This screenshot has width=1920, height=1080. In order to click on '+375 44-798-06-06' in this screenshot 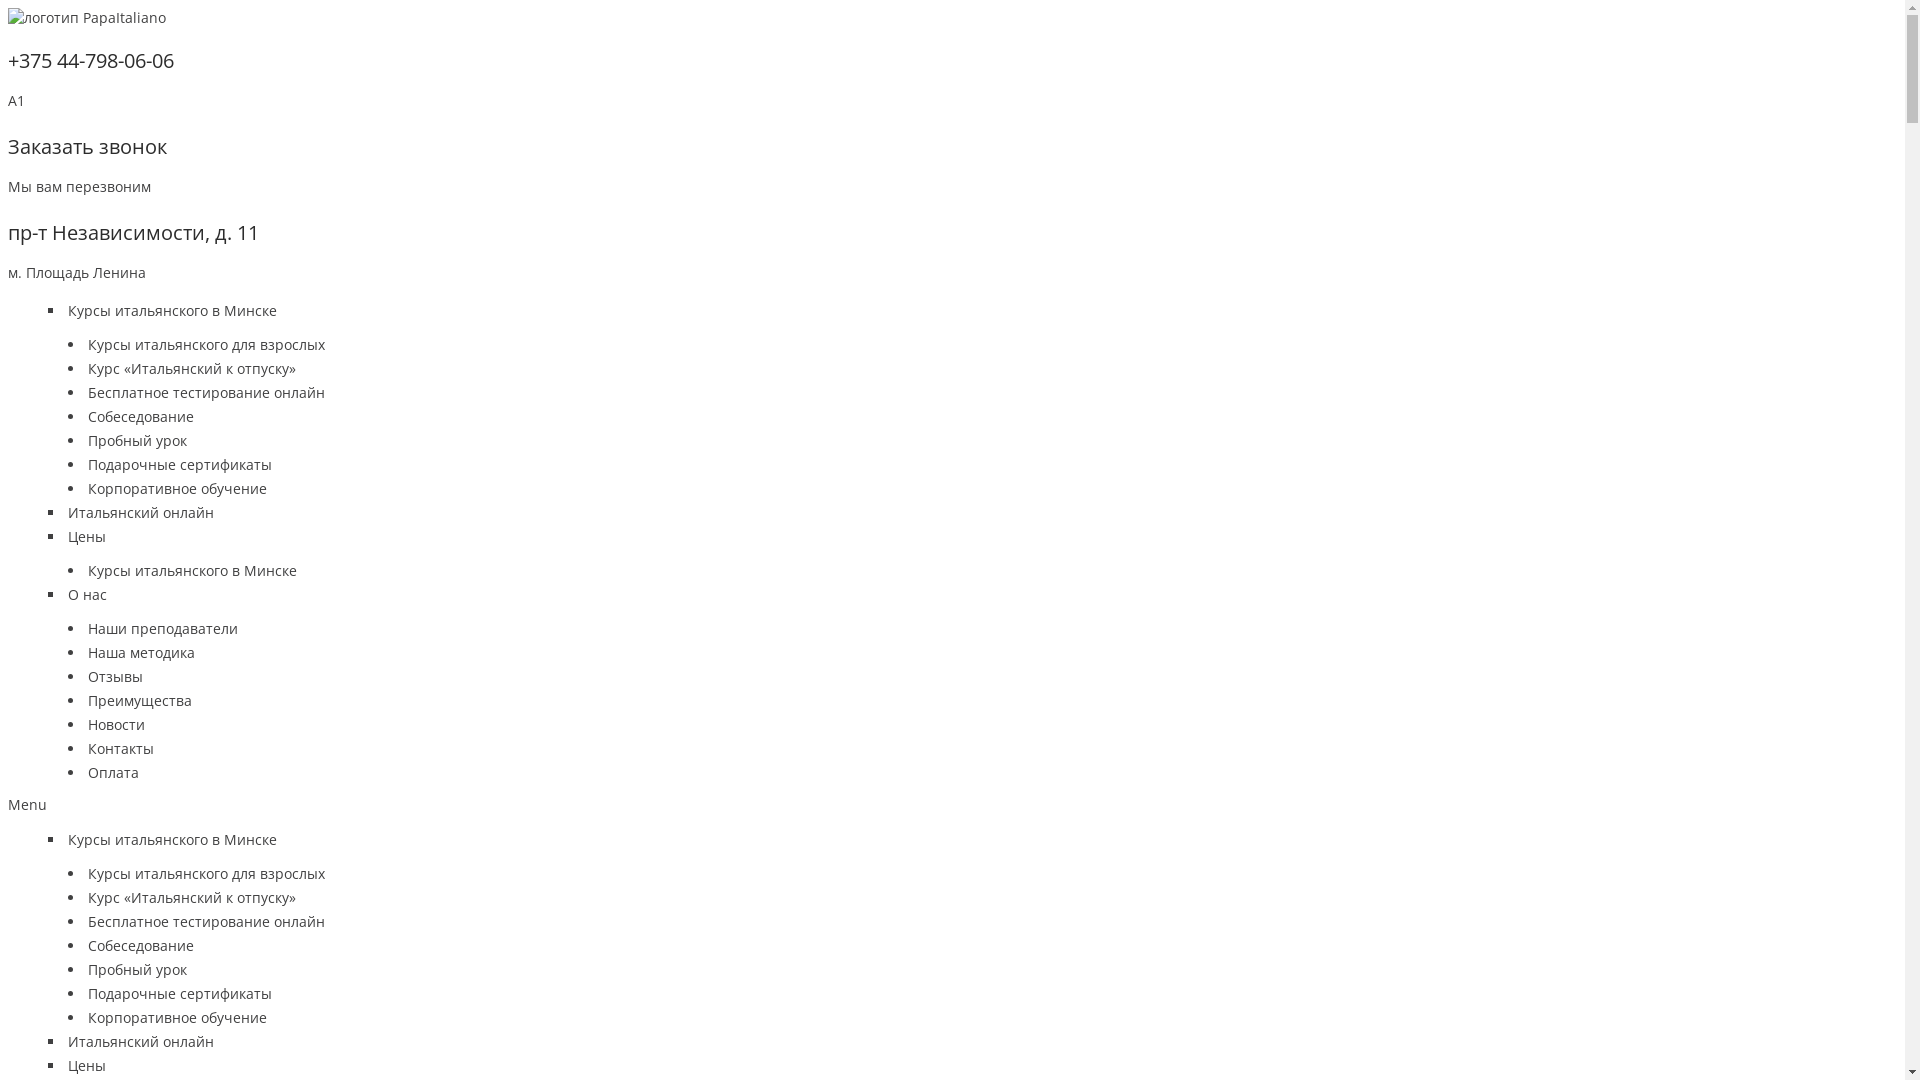, I will do `click(8, 59)`.